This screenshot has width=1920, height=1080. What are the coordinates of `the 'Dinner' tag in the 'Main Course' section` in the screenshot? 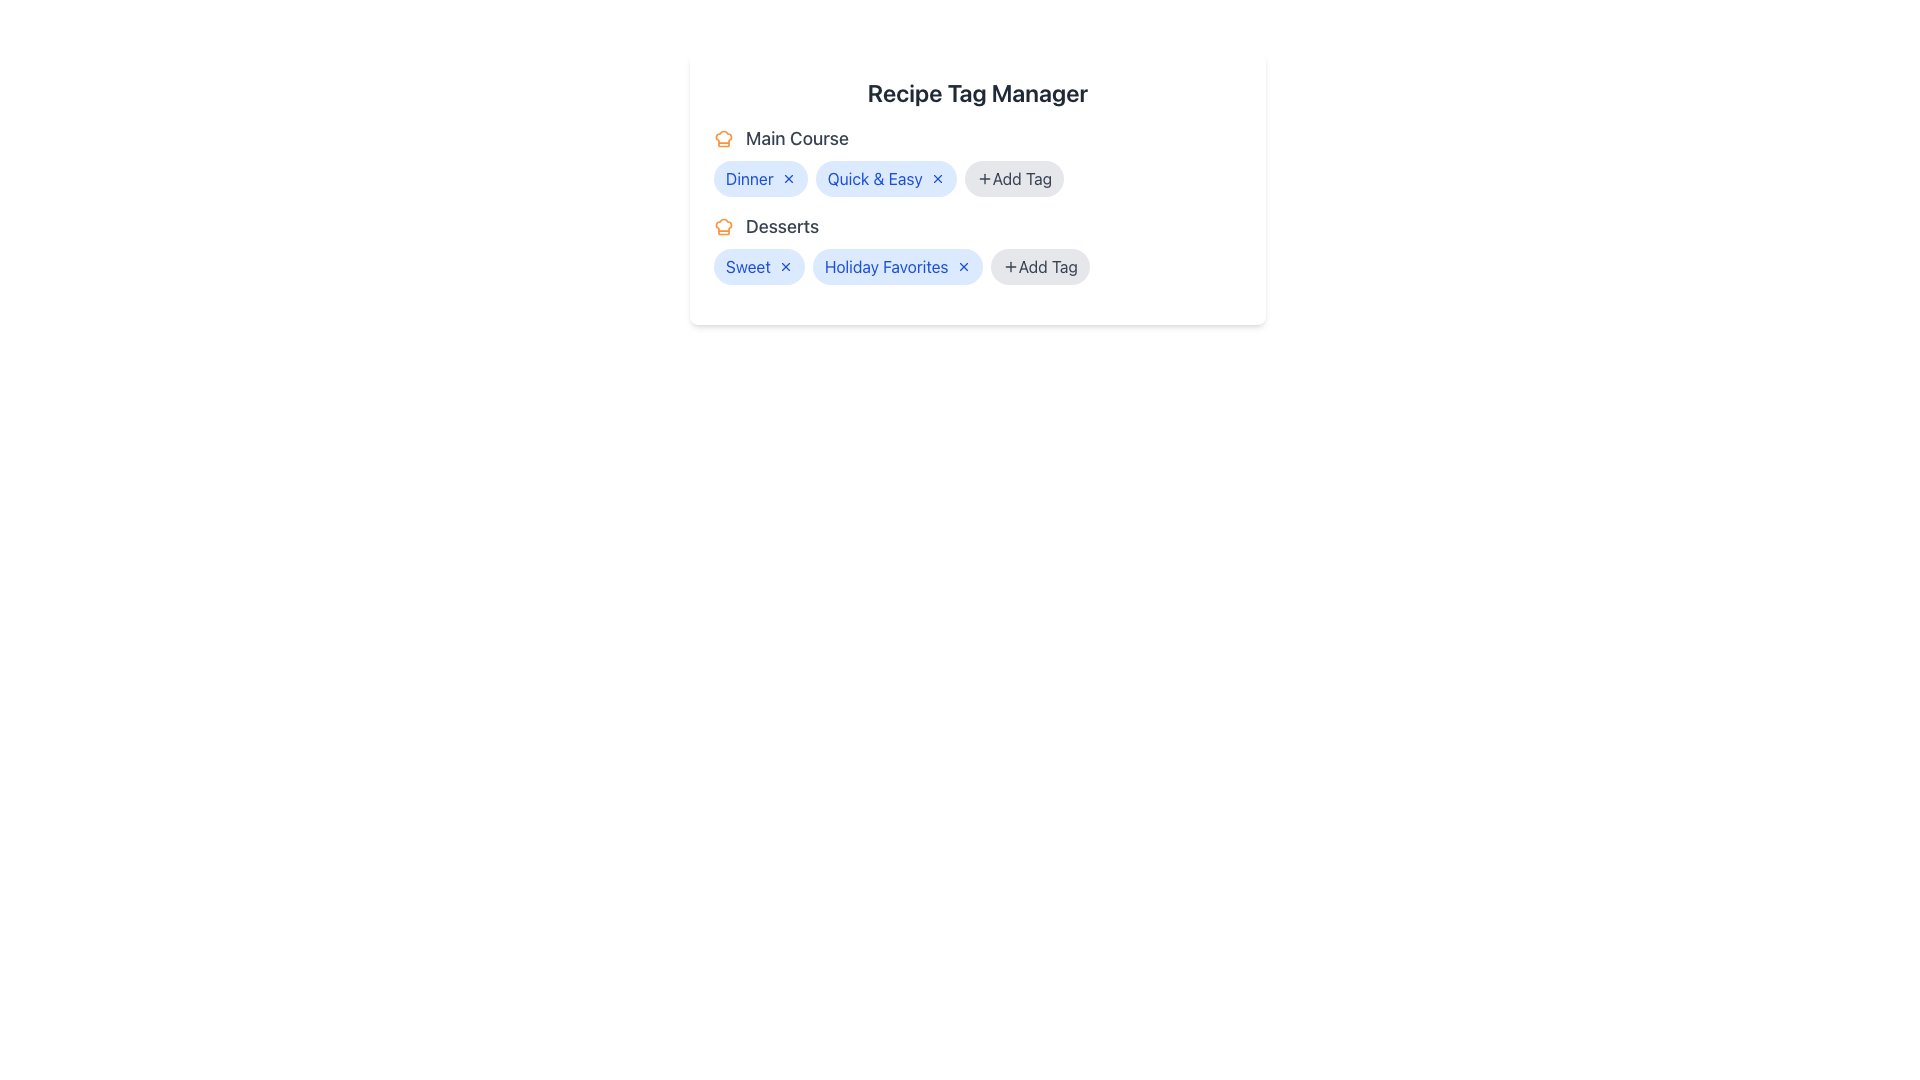 It's located at (759, 177).